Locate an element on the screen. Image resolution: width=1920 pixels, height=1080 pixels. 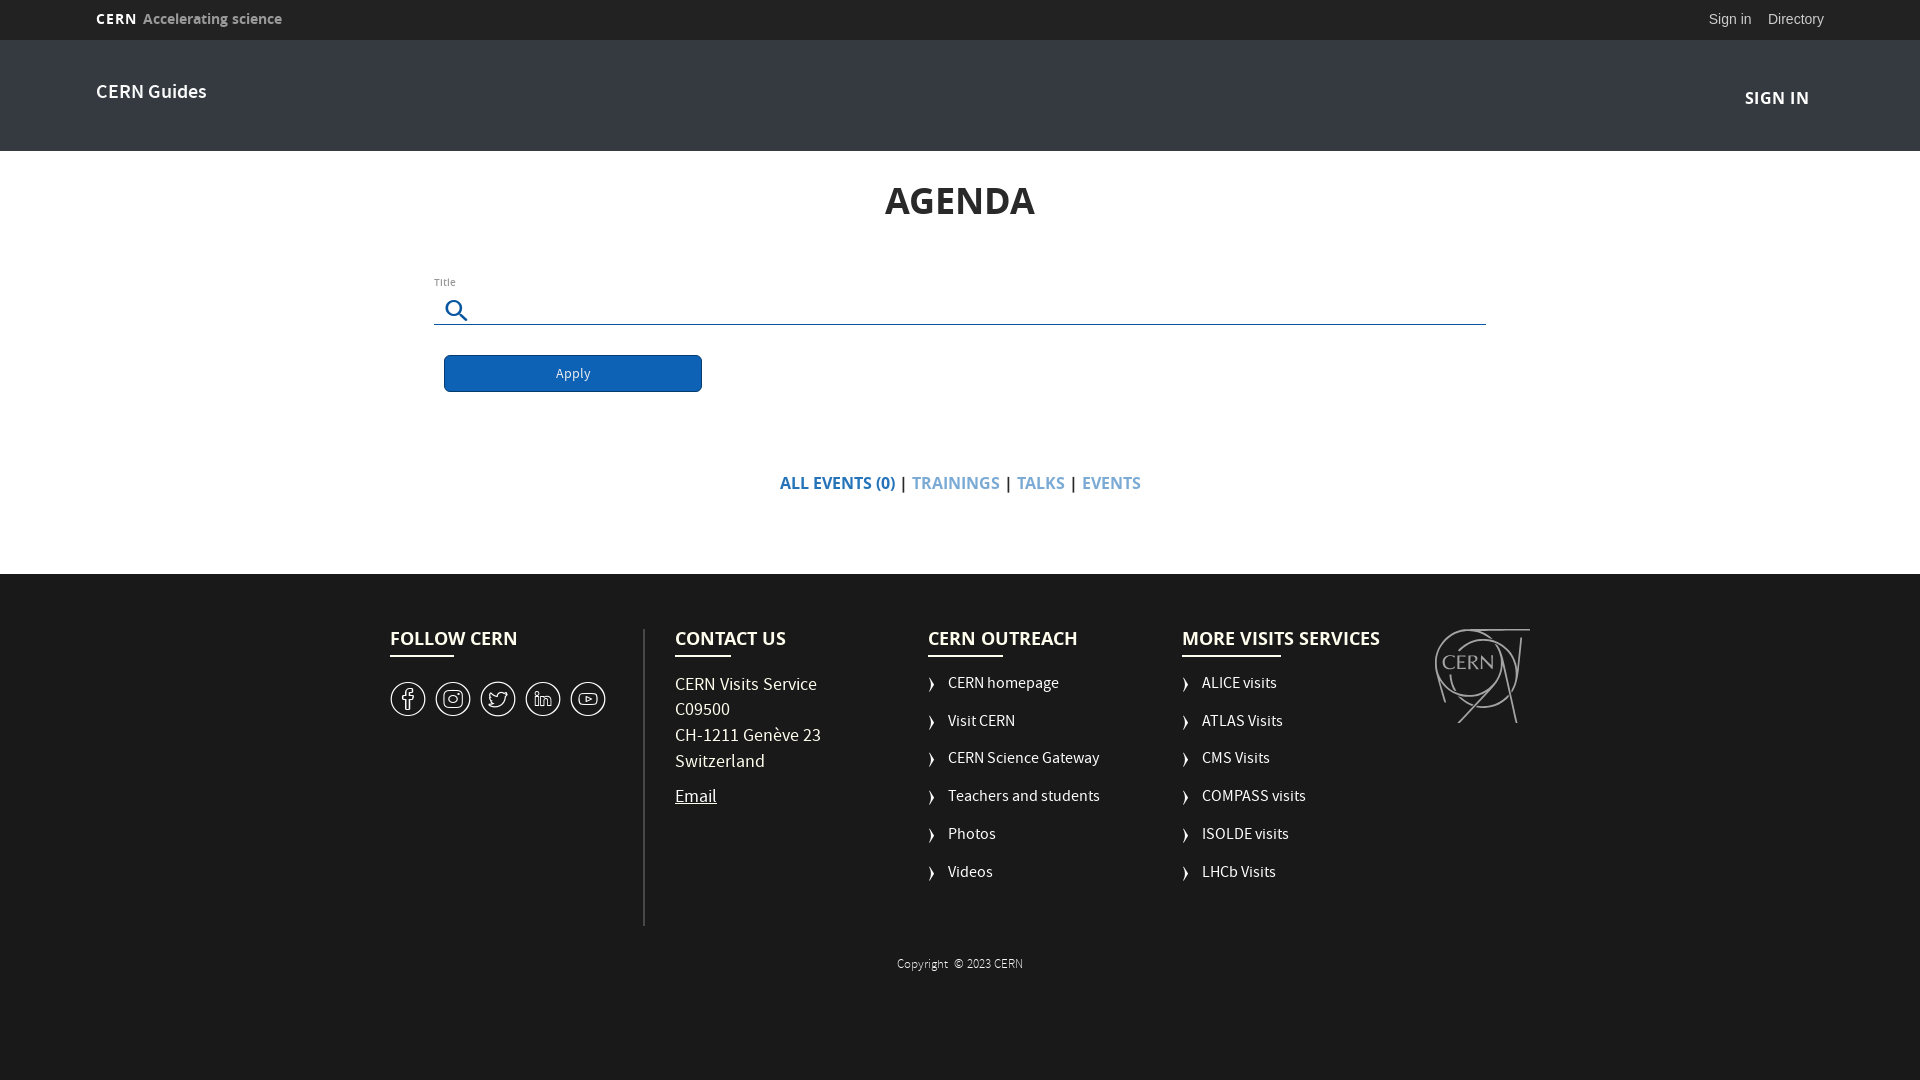
'CERN' is located at coordinates (1482, 675).